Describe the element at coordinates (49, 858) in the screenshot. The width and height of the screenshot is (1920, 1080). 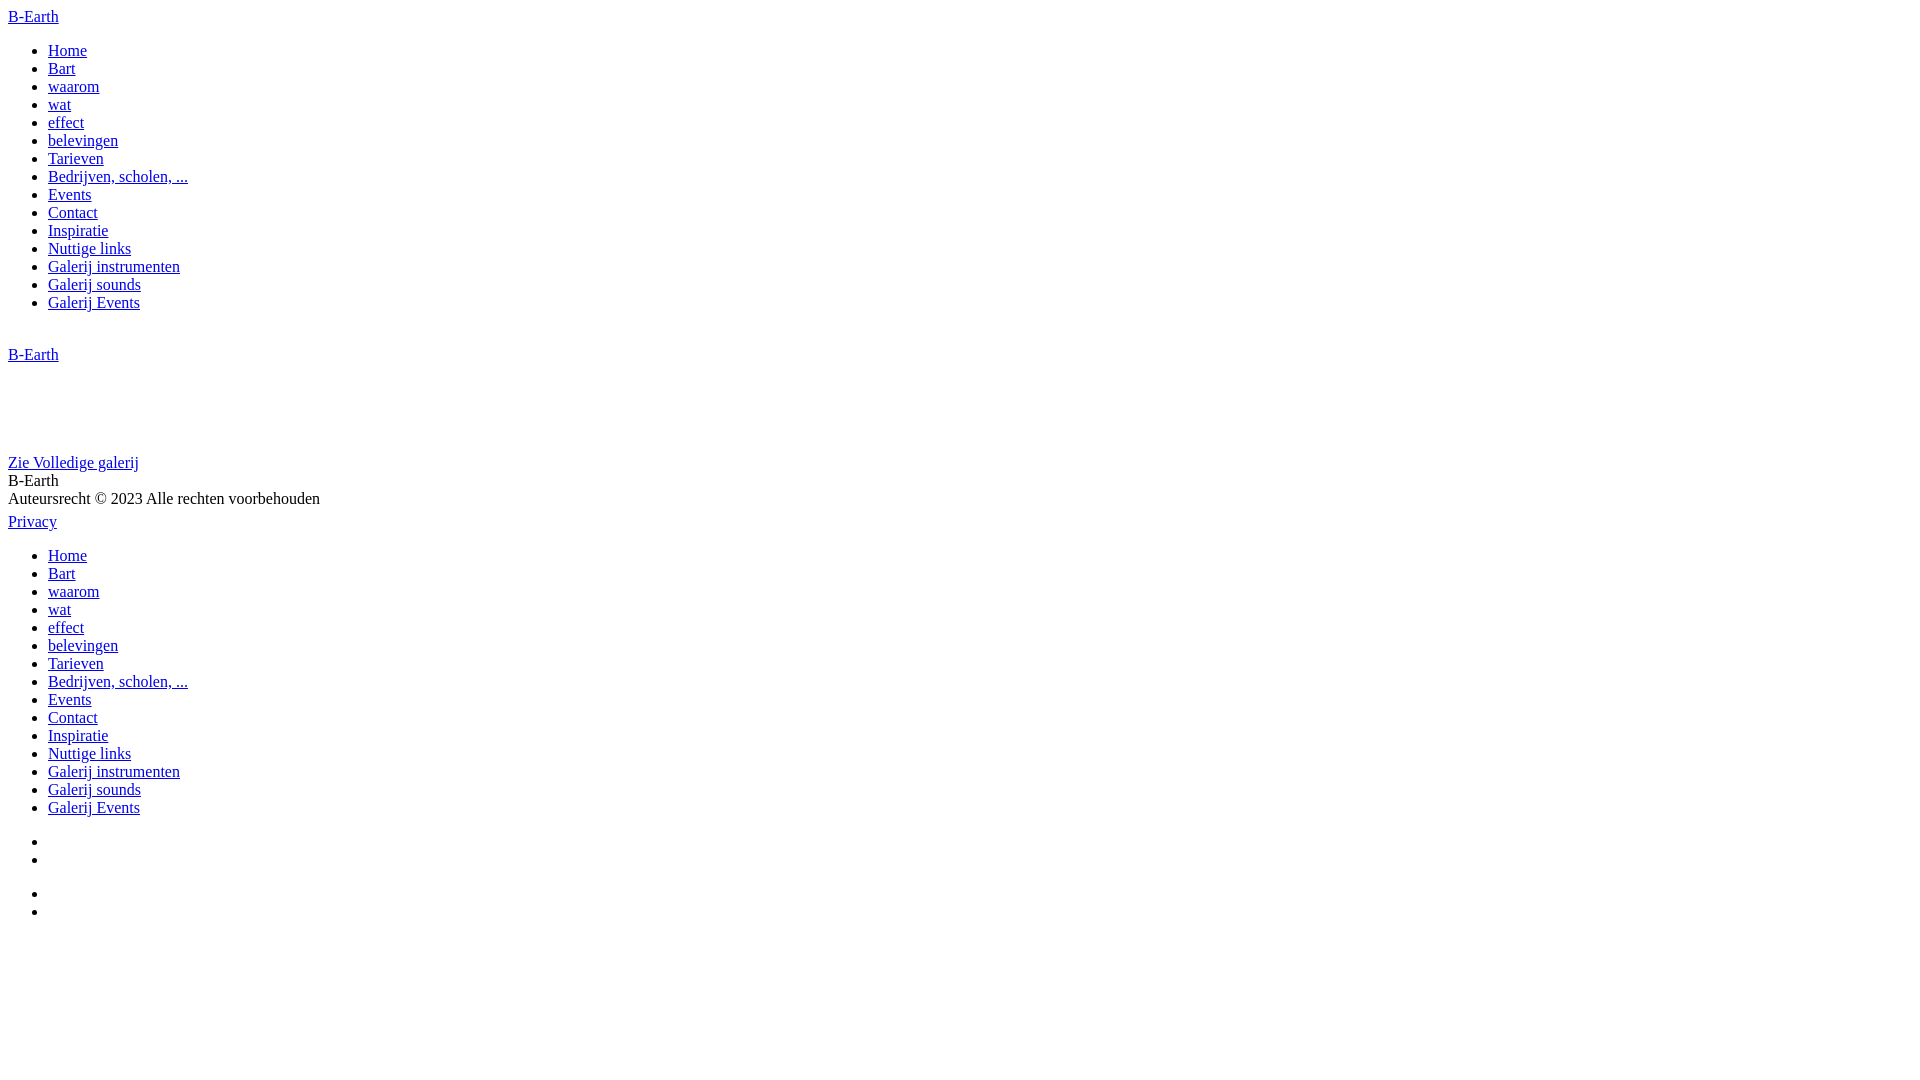
I see `' '` at that location.